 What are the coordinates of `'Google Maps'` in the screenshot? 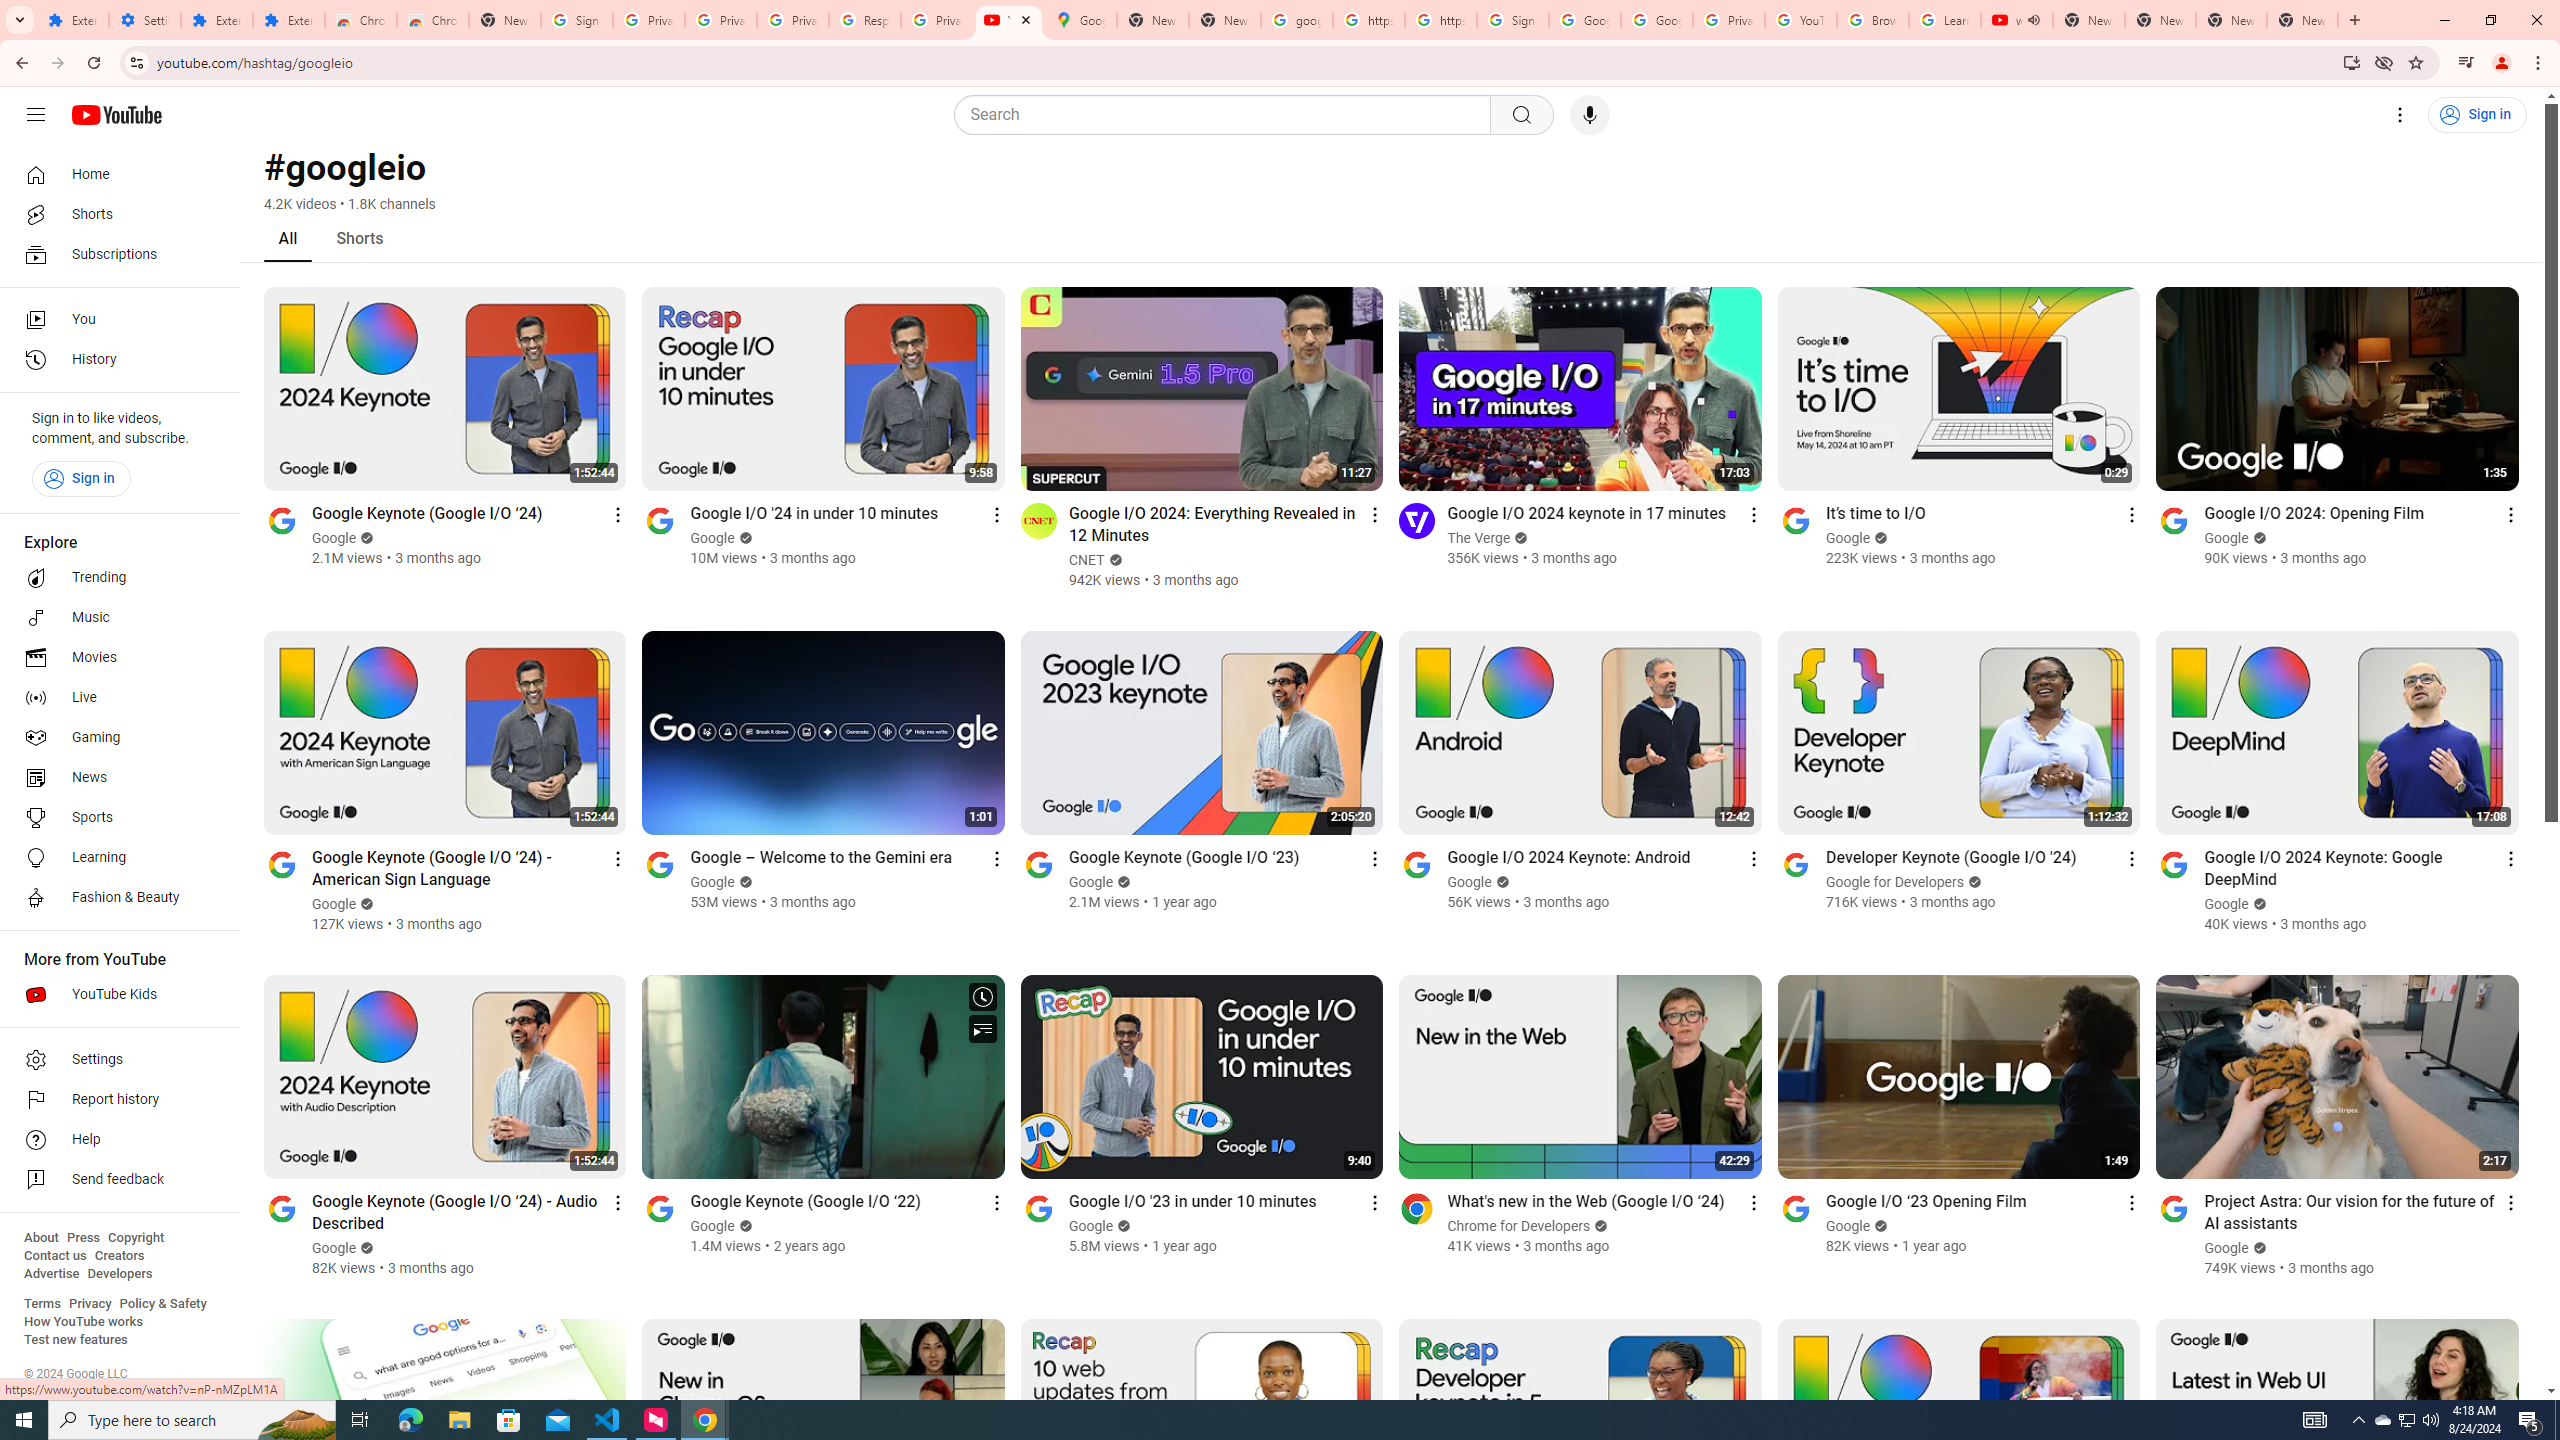 It's located at (1080, 19).